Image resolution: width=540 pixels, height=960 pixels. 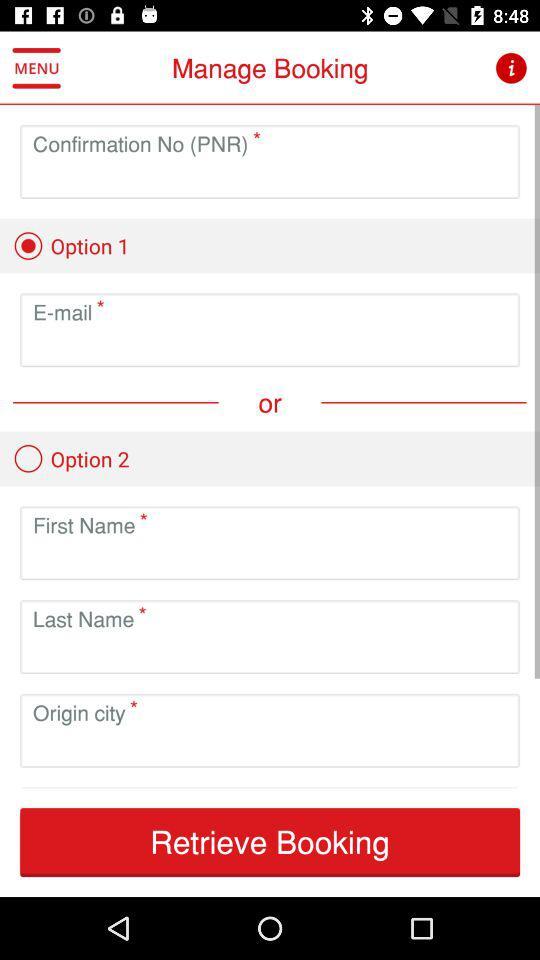 What do you see at coordinates (511, 68) in the screenshot?
I see `more information` at bounding box center [511, 68].